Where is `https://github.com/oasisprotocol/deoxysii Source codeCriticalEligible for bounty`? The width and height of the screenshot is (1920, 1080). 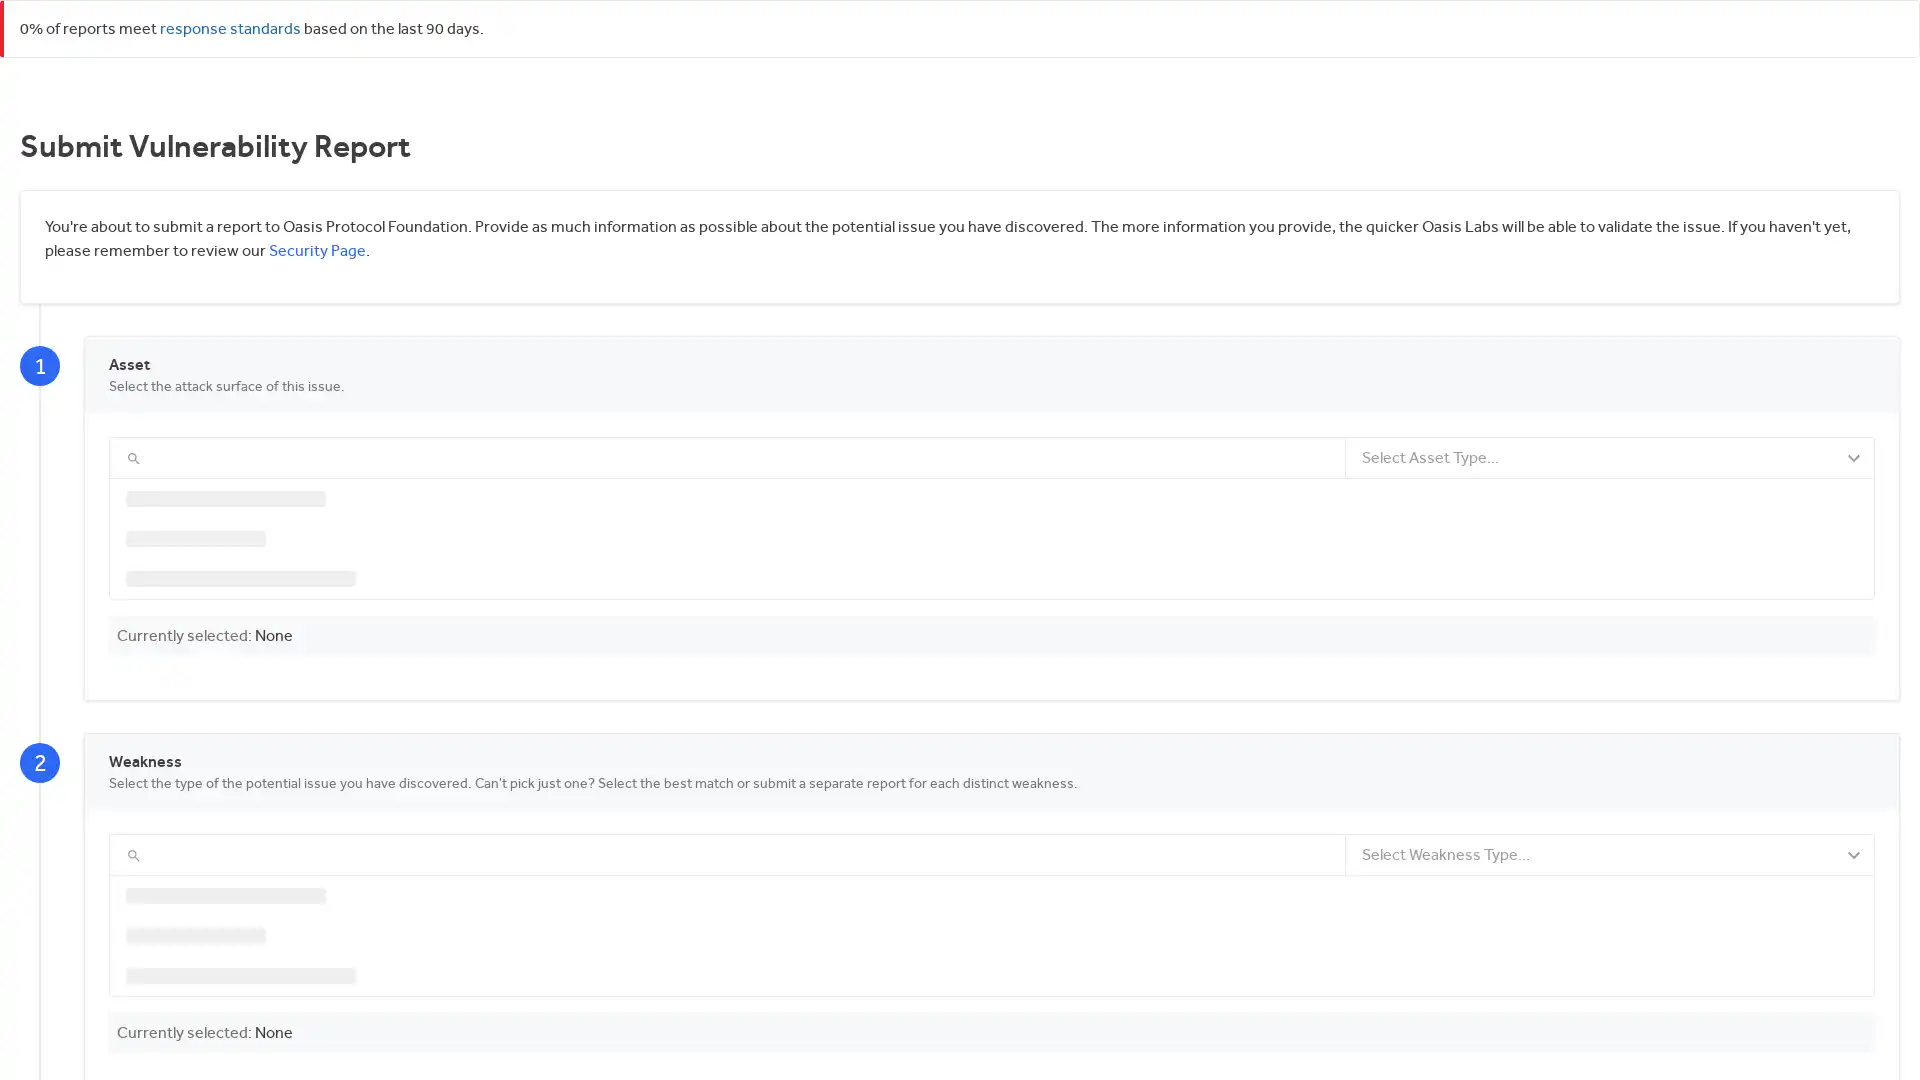 https://github.com/oasisprotocol/deoxysii Source codeCriticalEligible for bounty is located at coordinates (992, 563).